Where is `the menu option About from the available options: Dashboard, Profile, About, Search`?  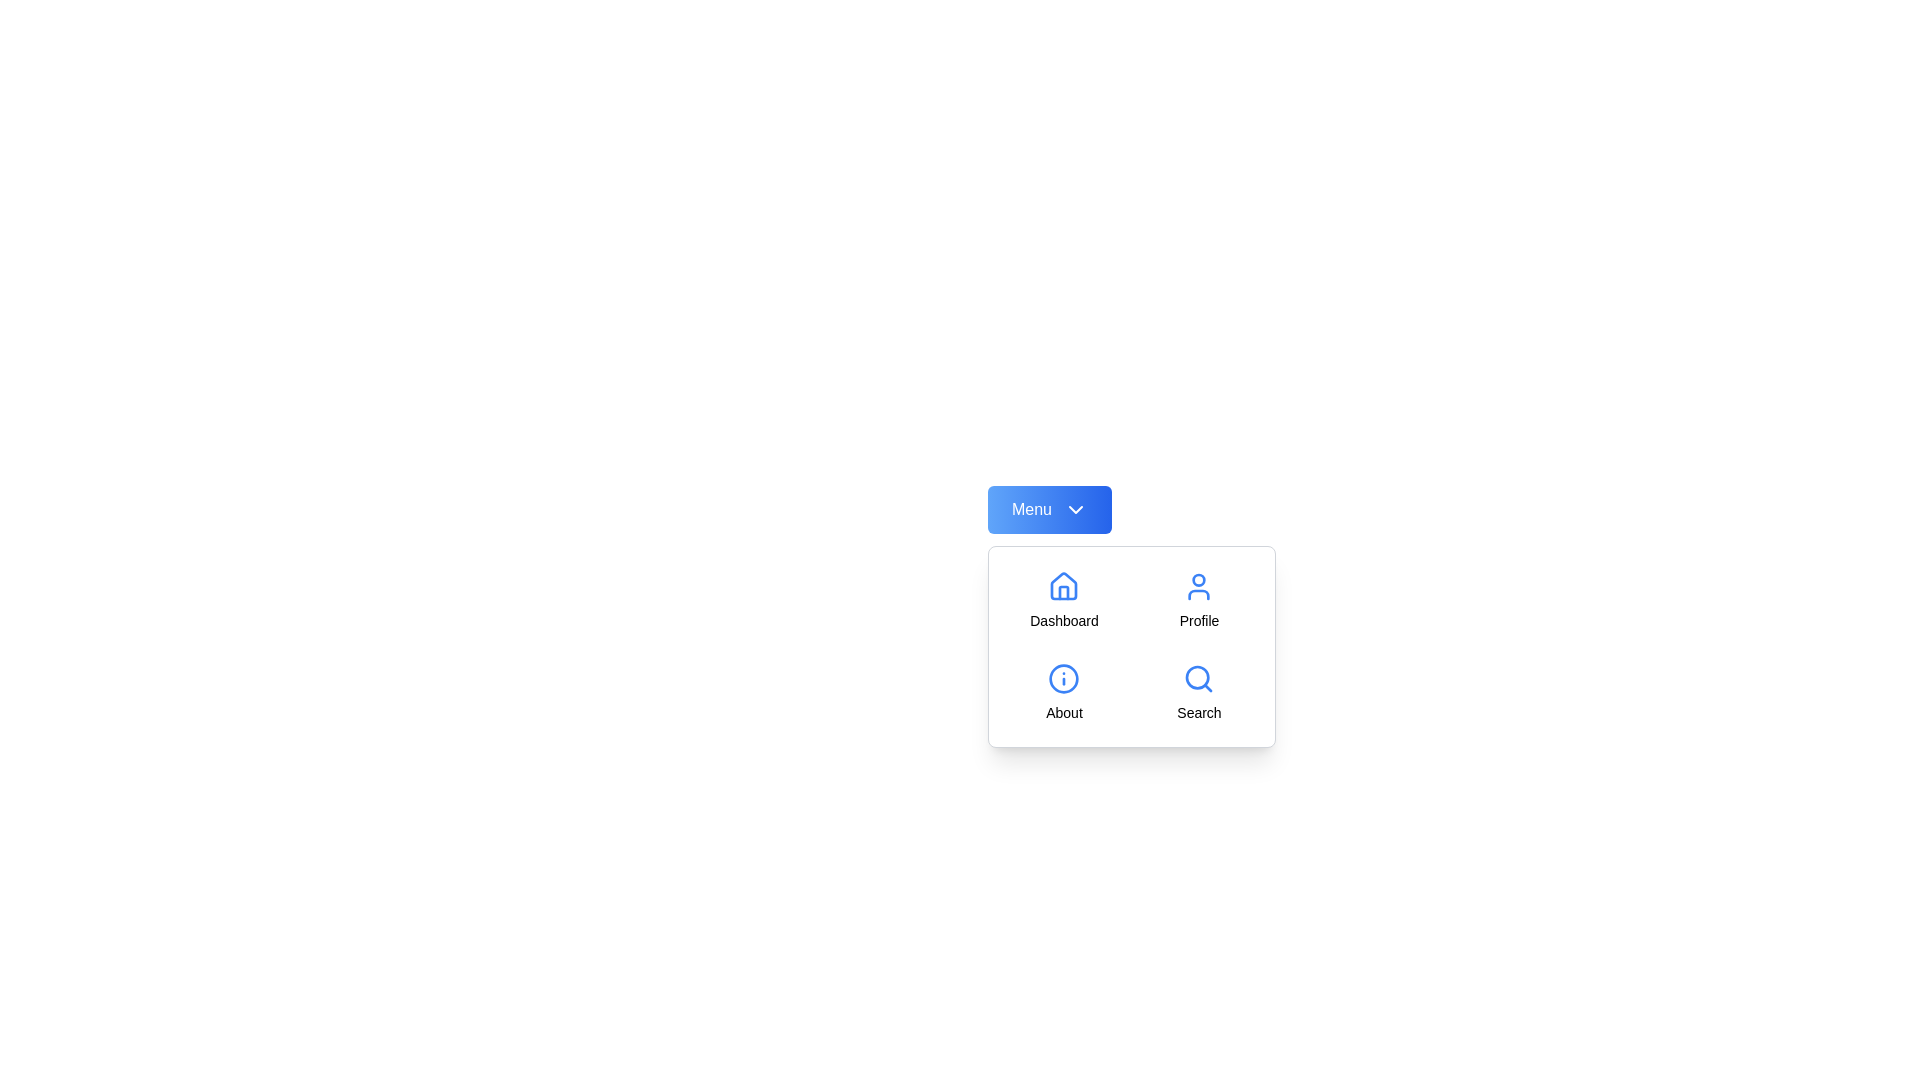 the menu option About from the available options: Dashboard, Profile, About, Search is located at coordinates (1063, 692).